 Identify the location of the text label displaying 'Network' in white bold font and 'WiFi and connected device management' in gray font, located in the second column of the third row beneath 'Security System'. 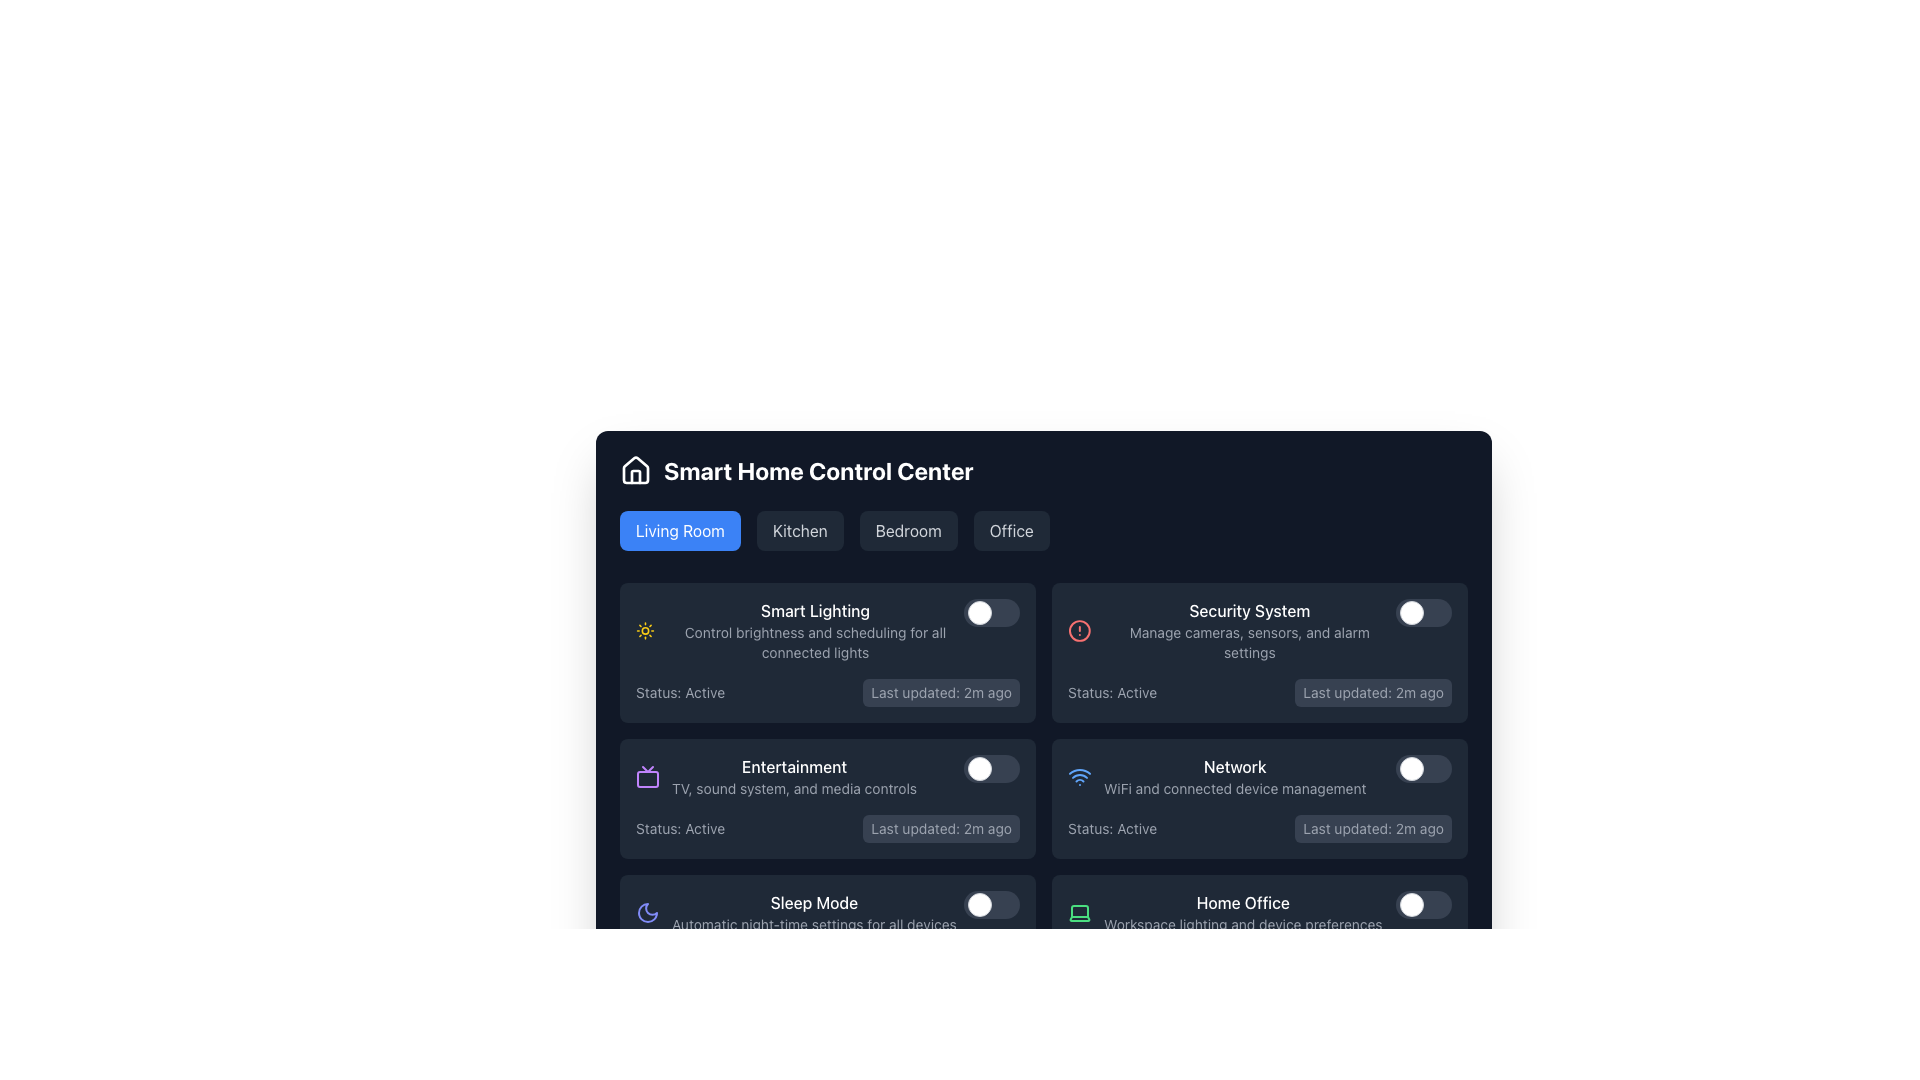
(1234, 775).